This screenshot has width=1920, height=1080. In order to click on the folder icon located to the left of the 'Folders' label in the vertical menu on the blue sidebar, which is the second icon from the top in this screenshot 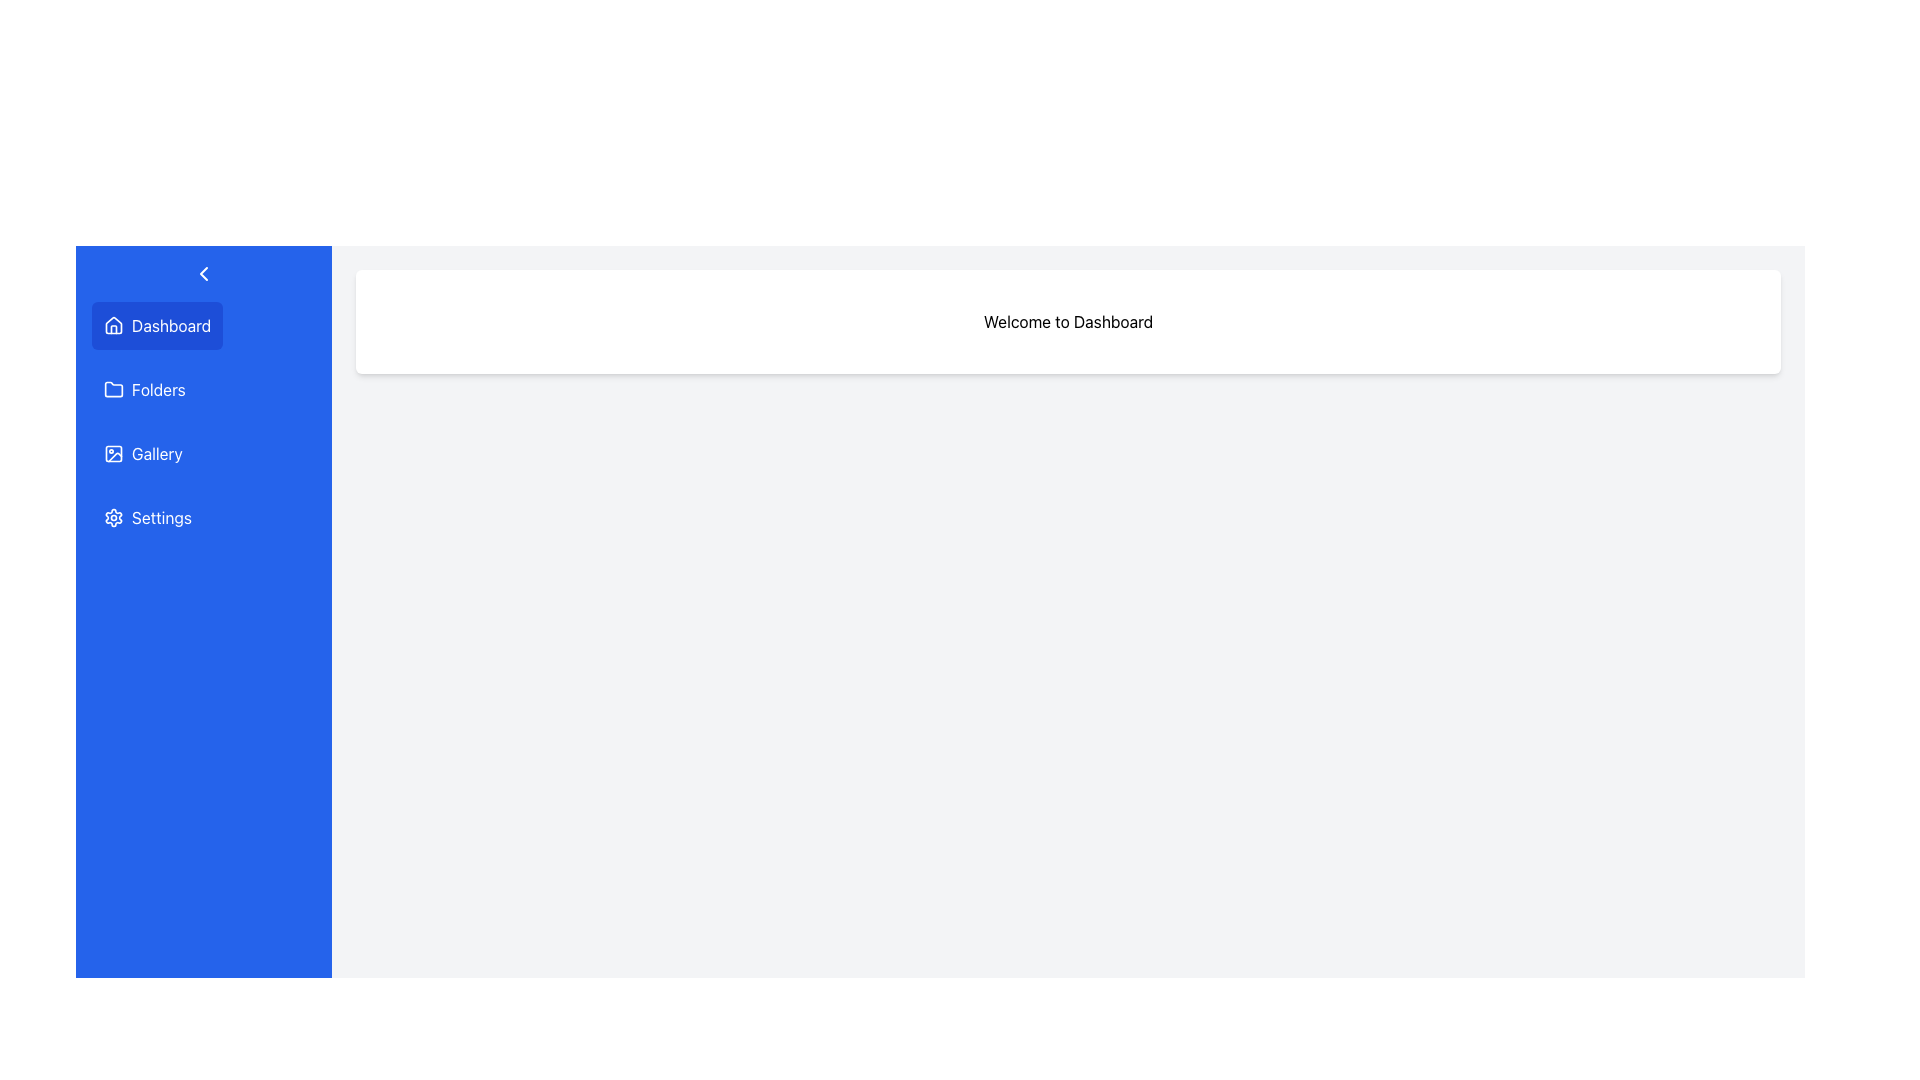, I will do `click(113, 389)`.